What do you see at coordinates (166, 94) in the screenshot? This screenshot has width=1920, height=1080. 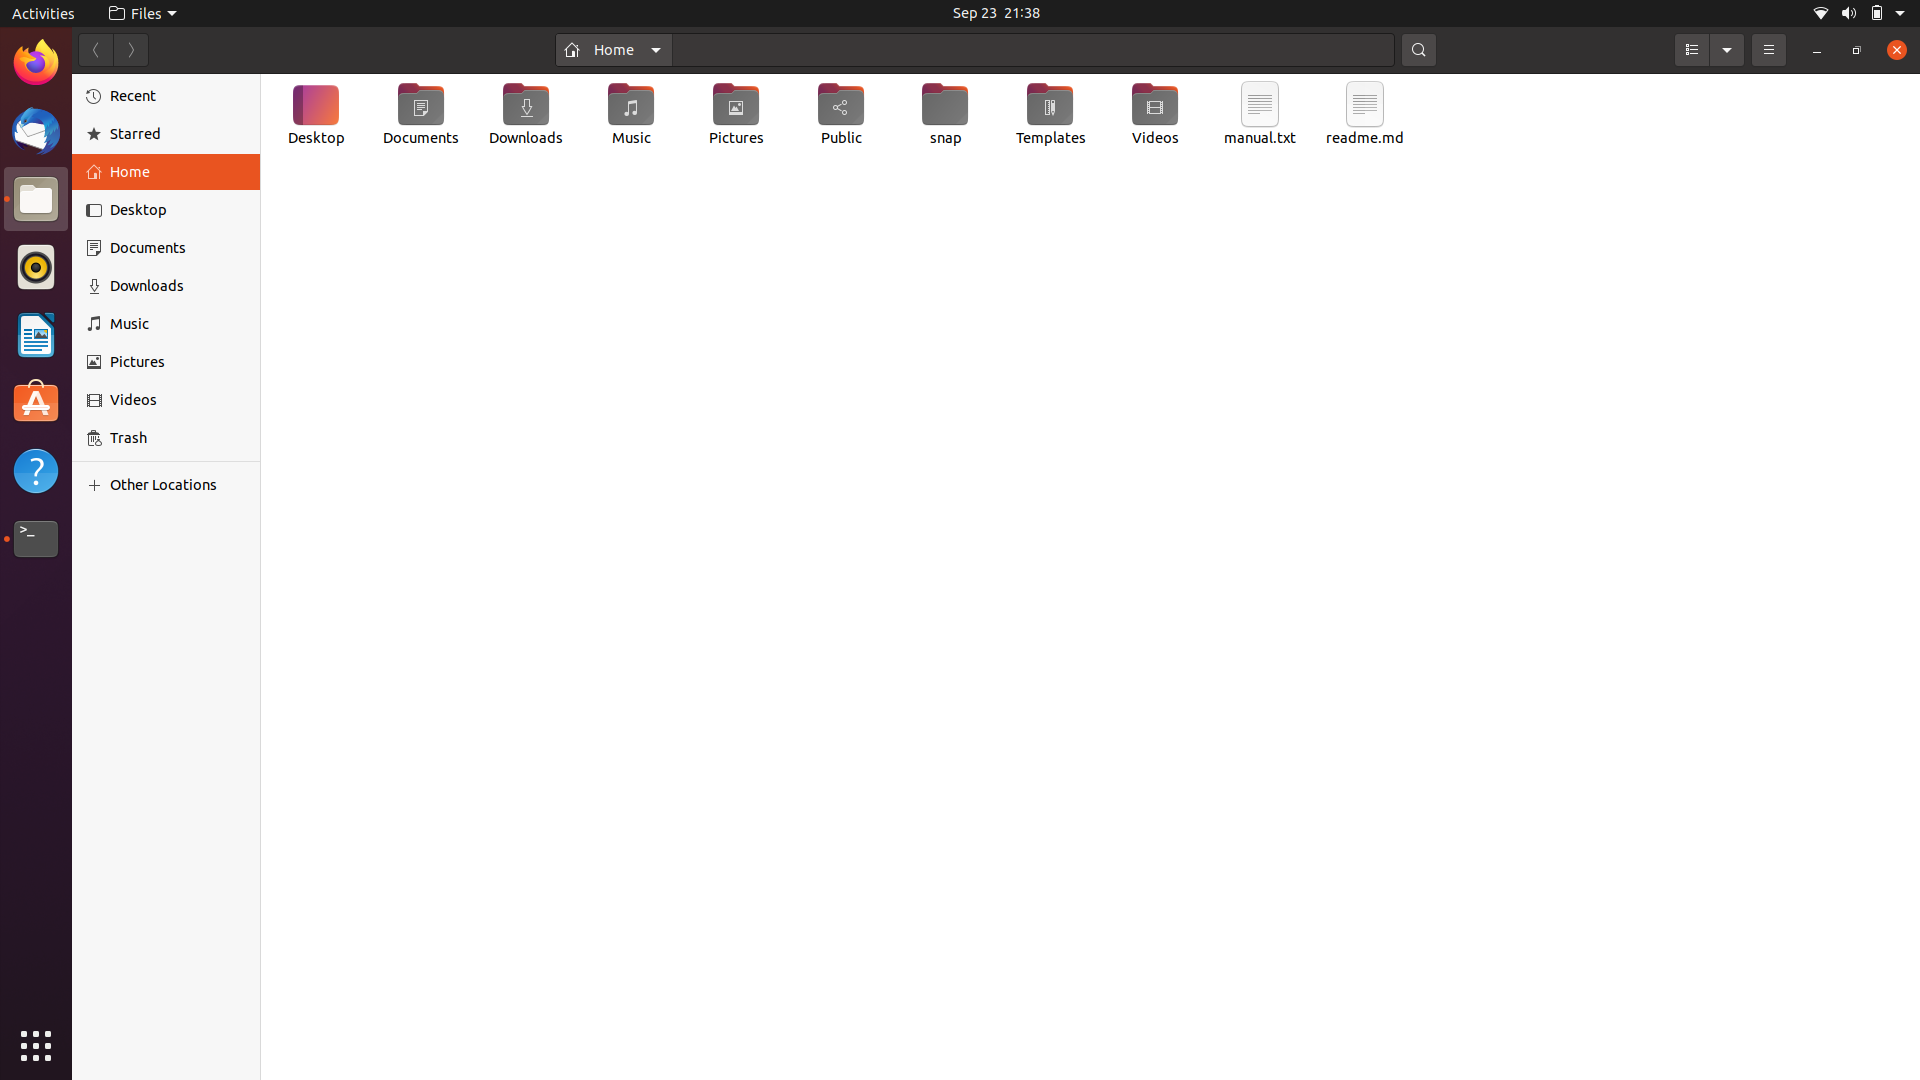 I see `Navigate and select the "Recents" section` at bounding box center [166, 94].